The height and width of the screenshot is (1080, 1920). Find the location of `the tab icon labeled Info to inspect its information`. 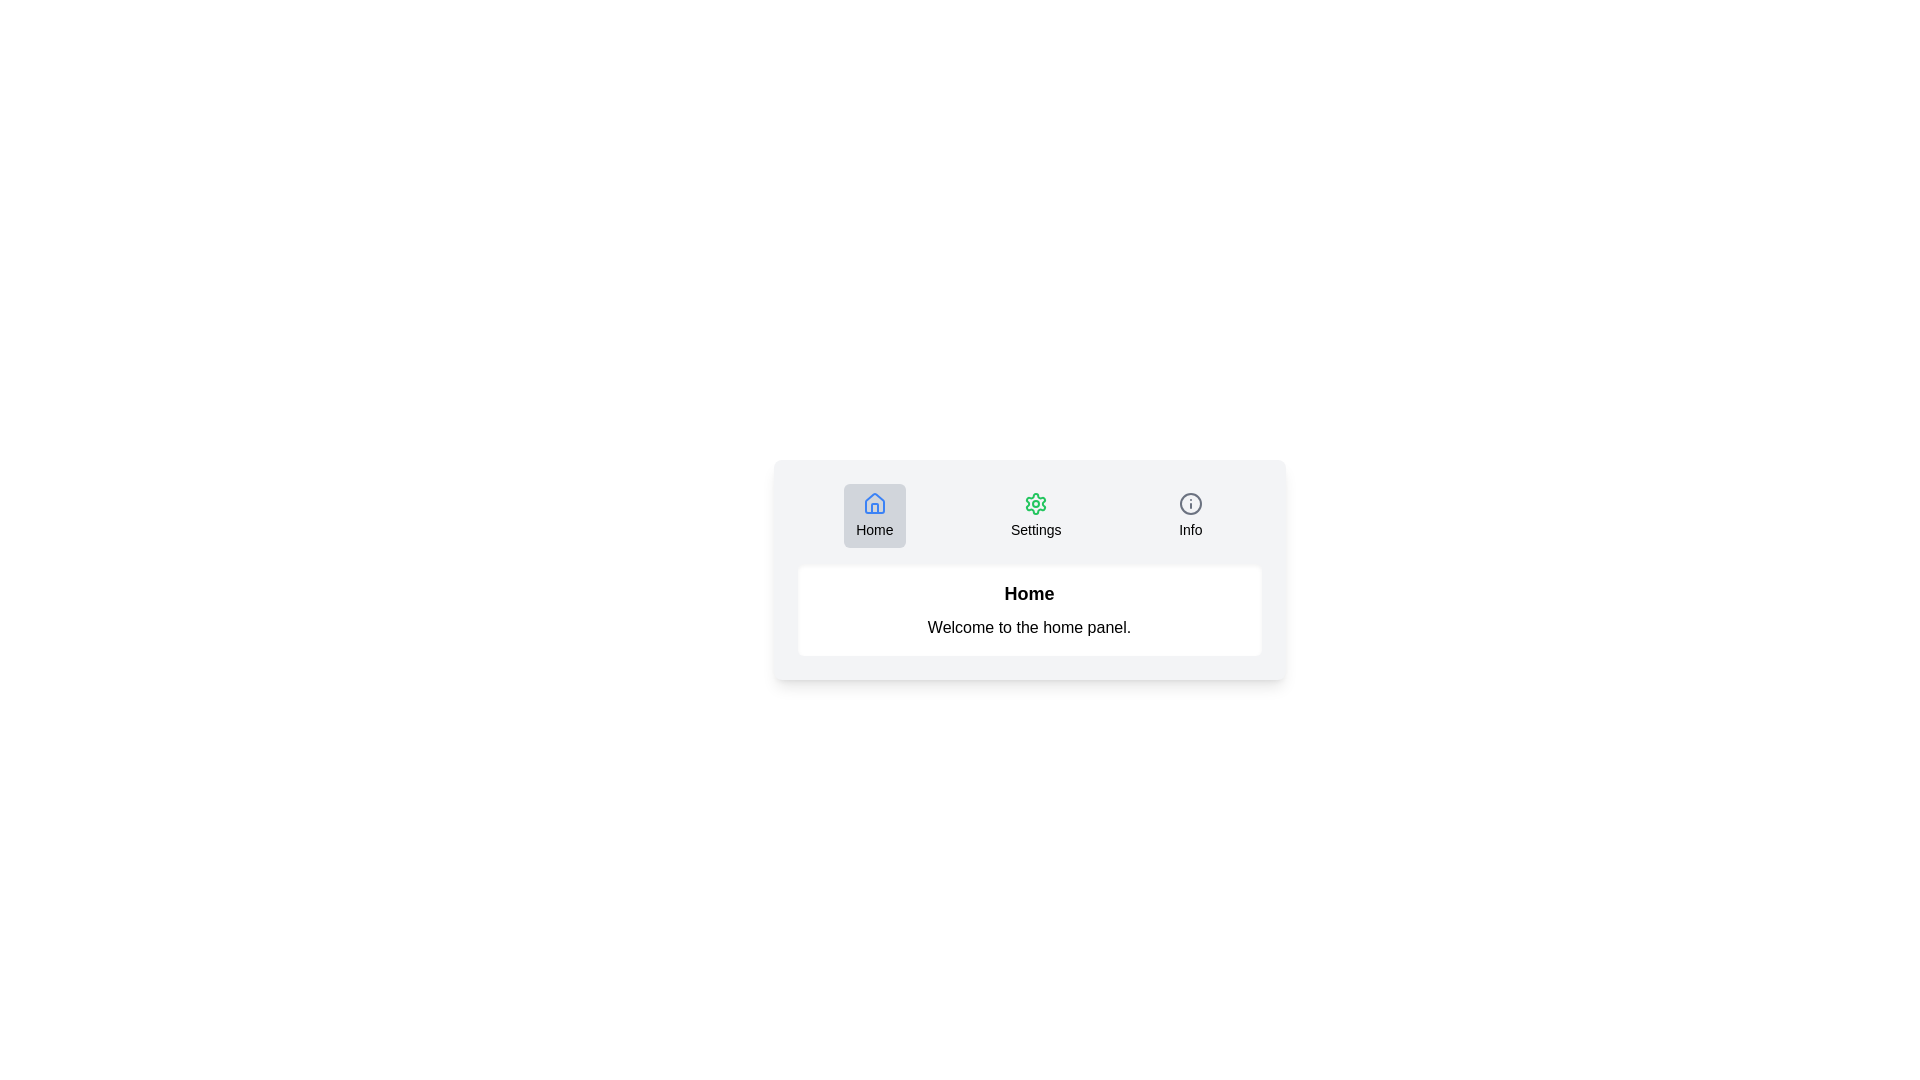

the tab icon labeled Info to inspect its information is located at coordinates (1190, 515).